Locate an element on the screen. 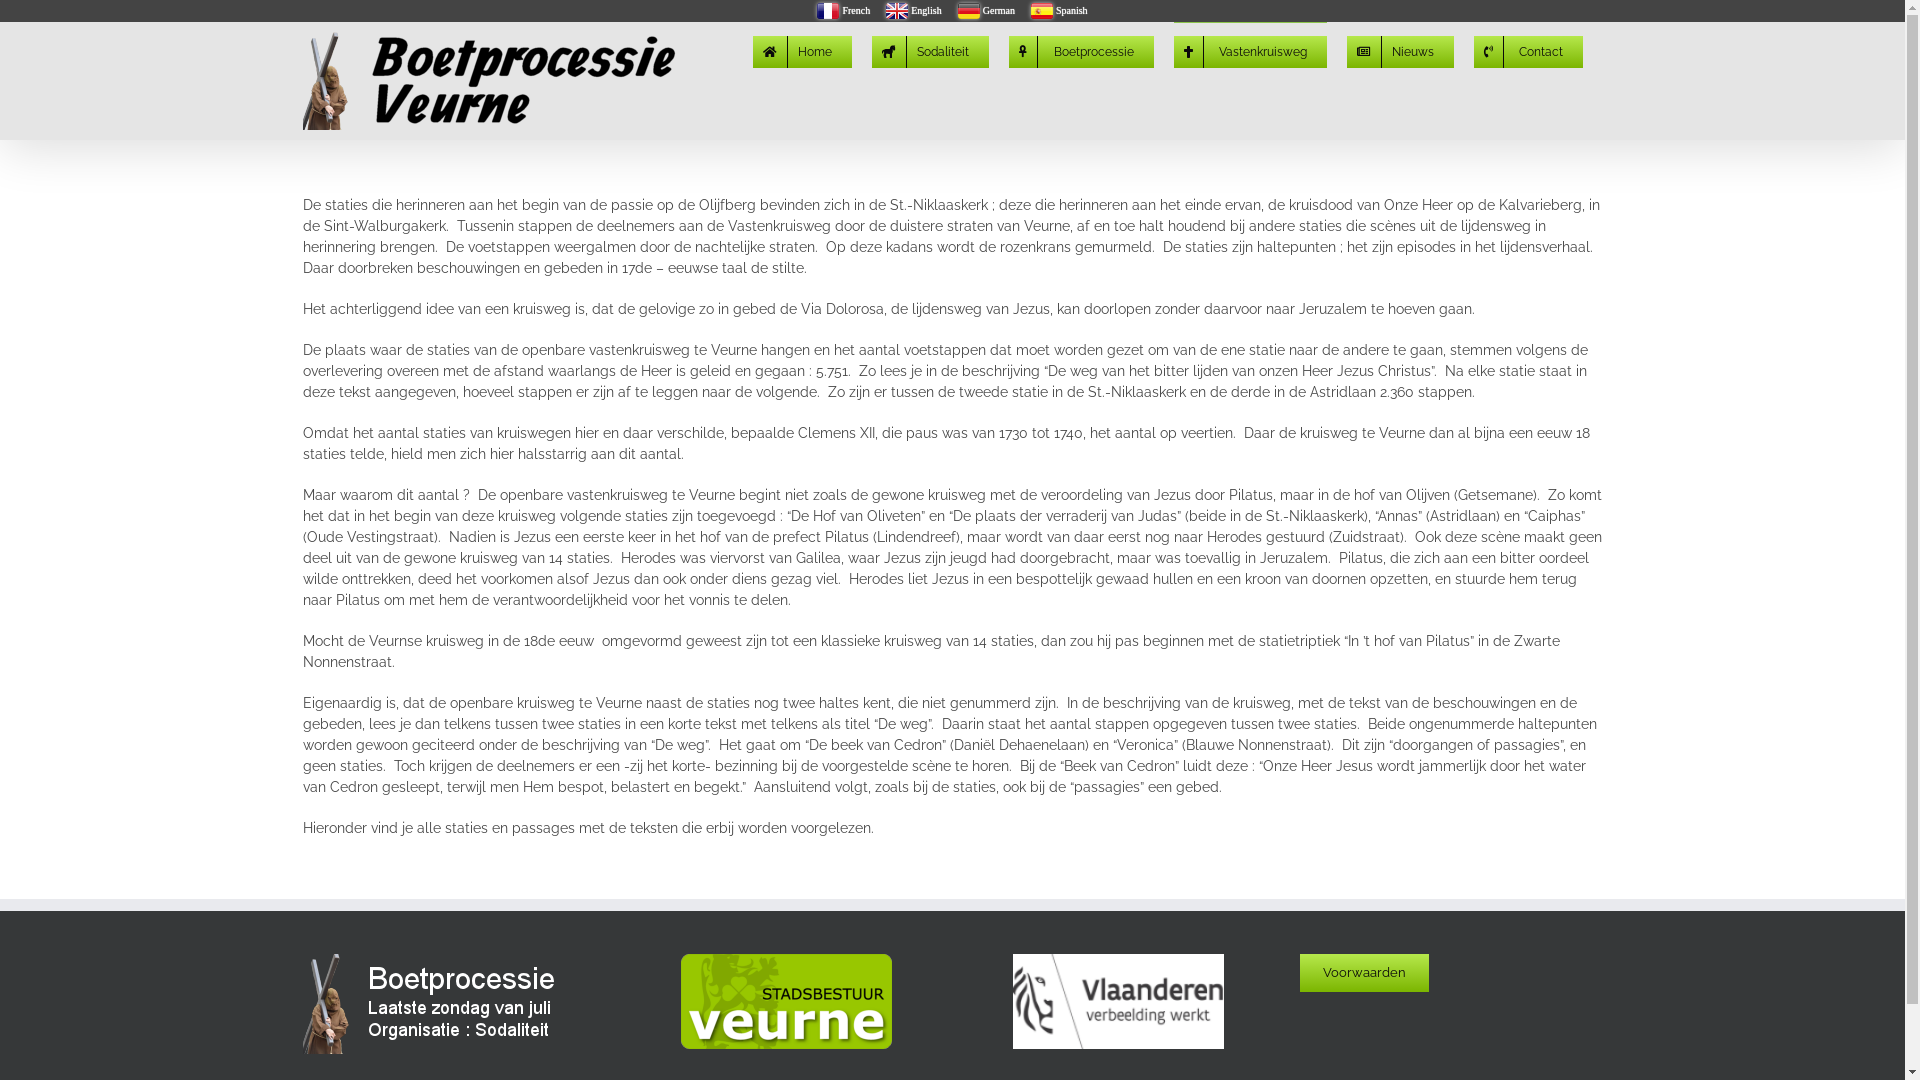  'Nieuws' is located at coordinates (1398, 49).